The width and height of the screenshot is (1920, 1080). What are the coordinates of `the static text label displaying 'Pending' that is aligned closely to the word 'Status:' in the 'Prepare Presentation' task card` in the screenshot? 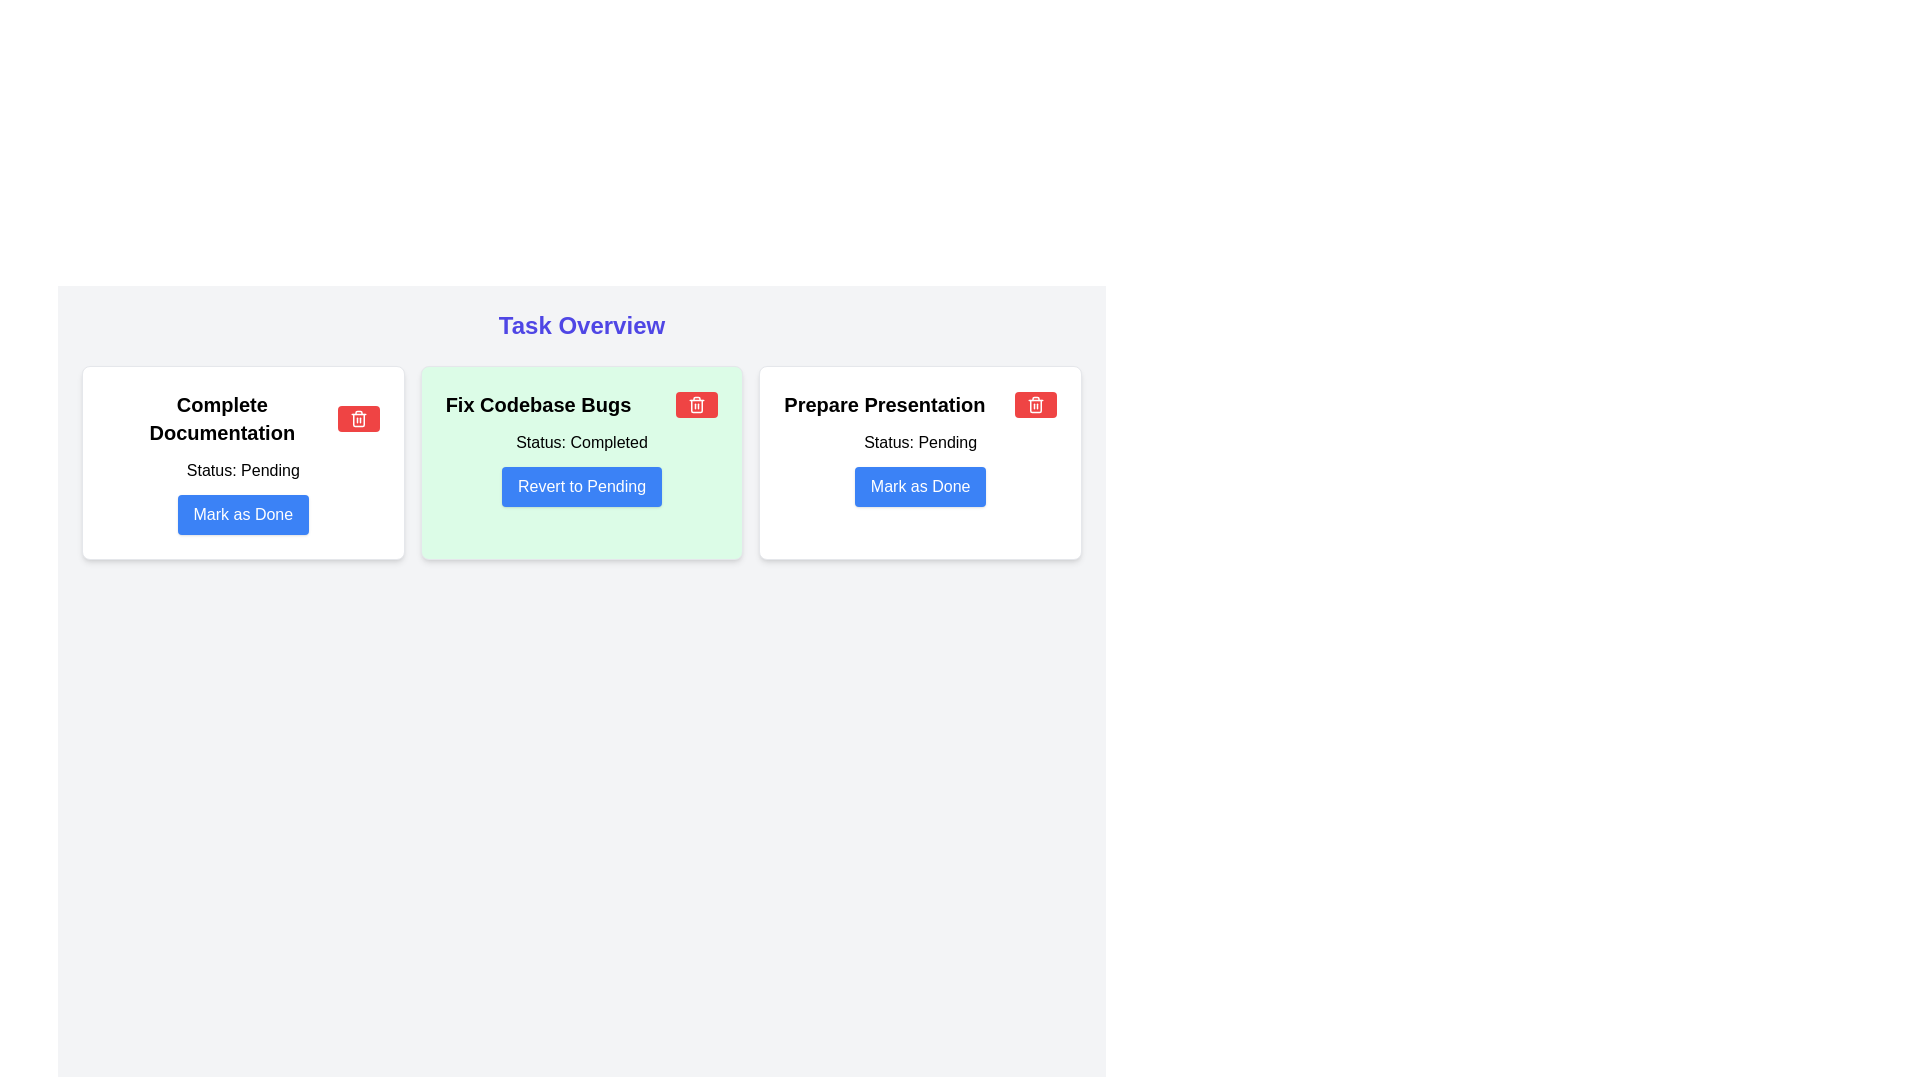 It's located at (946, 441).